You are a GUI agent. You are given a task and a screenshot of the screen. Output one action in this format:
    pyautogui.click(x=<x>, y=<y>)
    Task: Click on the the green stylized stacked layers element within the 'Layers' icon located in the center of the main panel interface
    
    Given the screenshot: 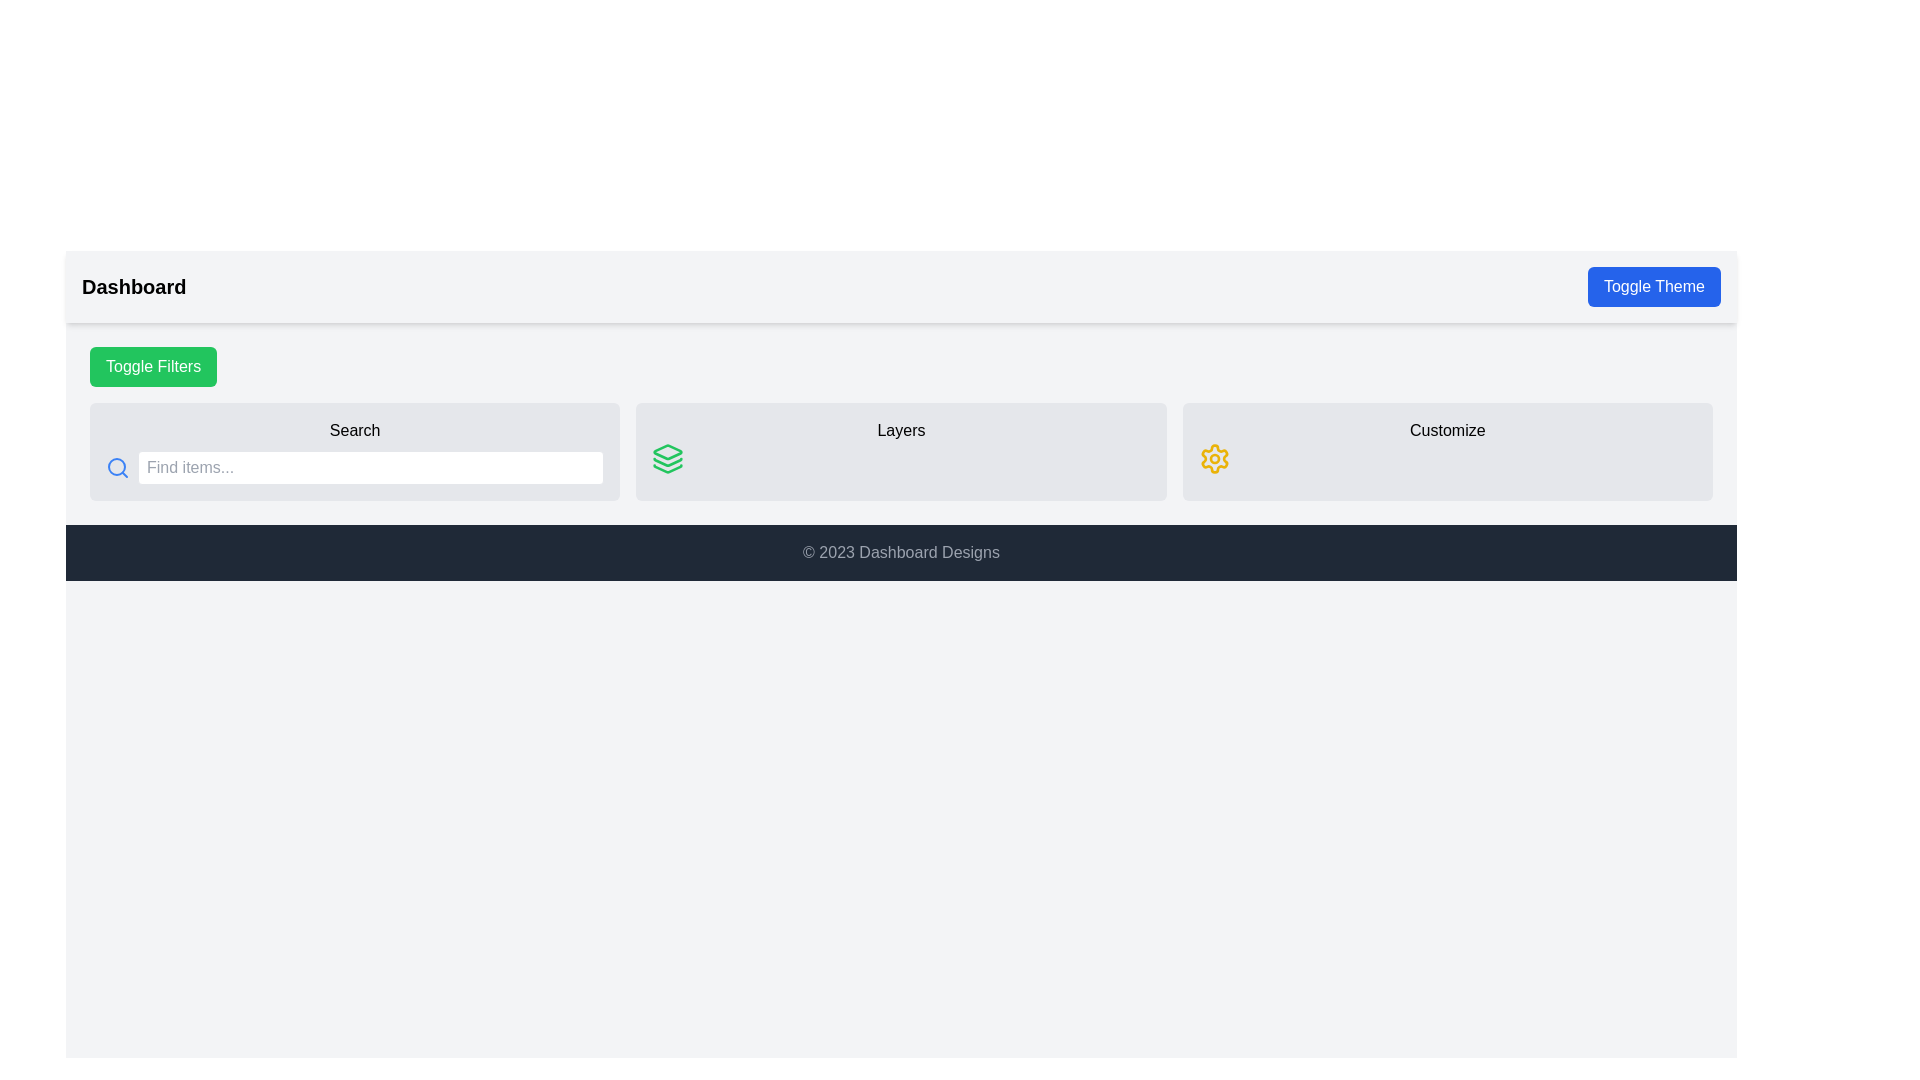 What is the action you would take?
    pyautogui.click(x=668, y=462)
    